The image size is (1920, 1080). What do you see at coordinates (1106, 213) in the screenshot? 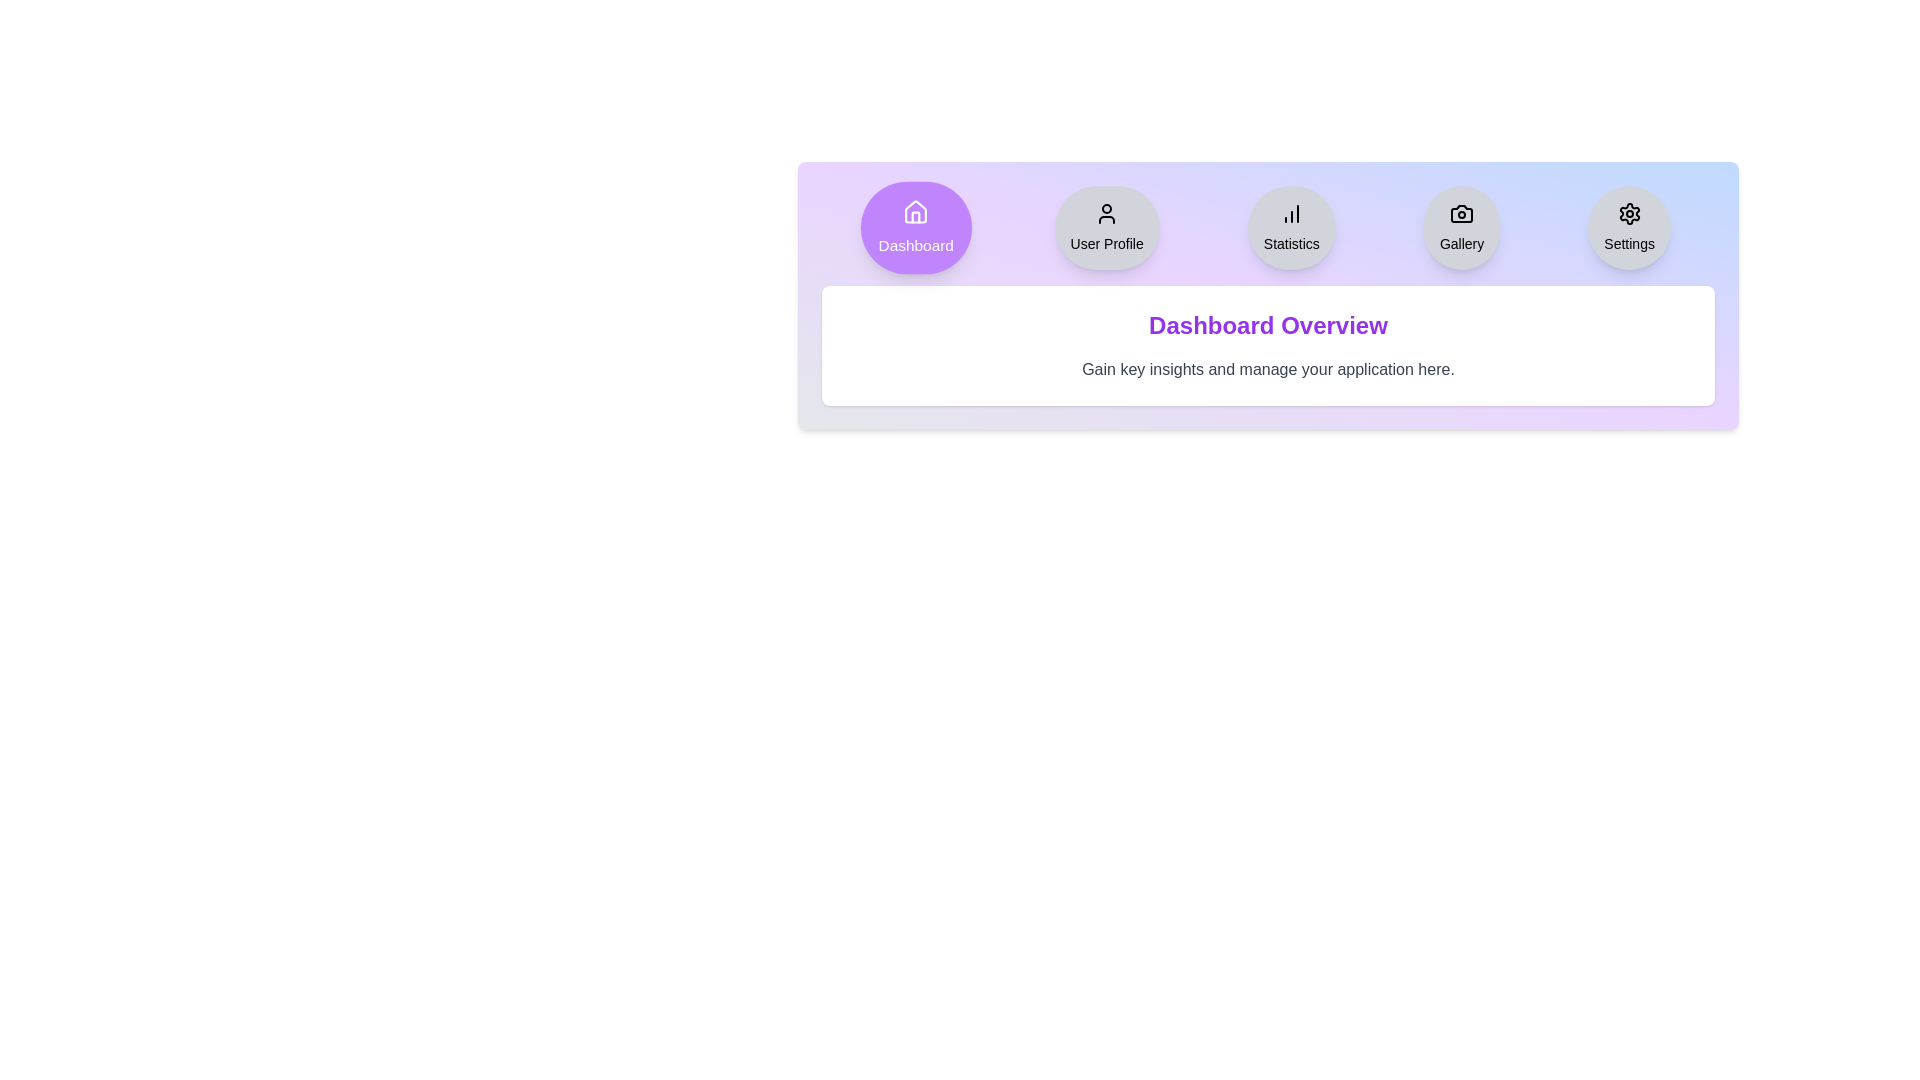
I see `the user profile icon, which is a stylized user silhouette located inside the second circular button in the horizontal menu bar, to possibly see a tooltip` at bounding box center [1106, 213].